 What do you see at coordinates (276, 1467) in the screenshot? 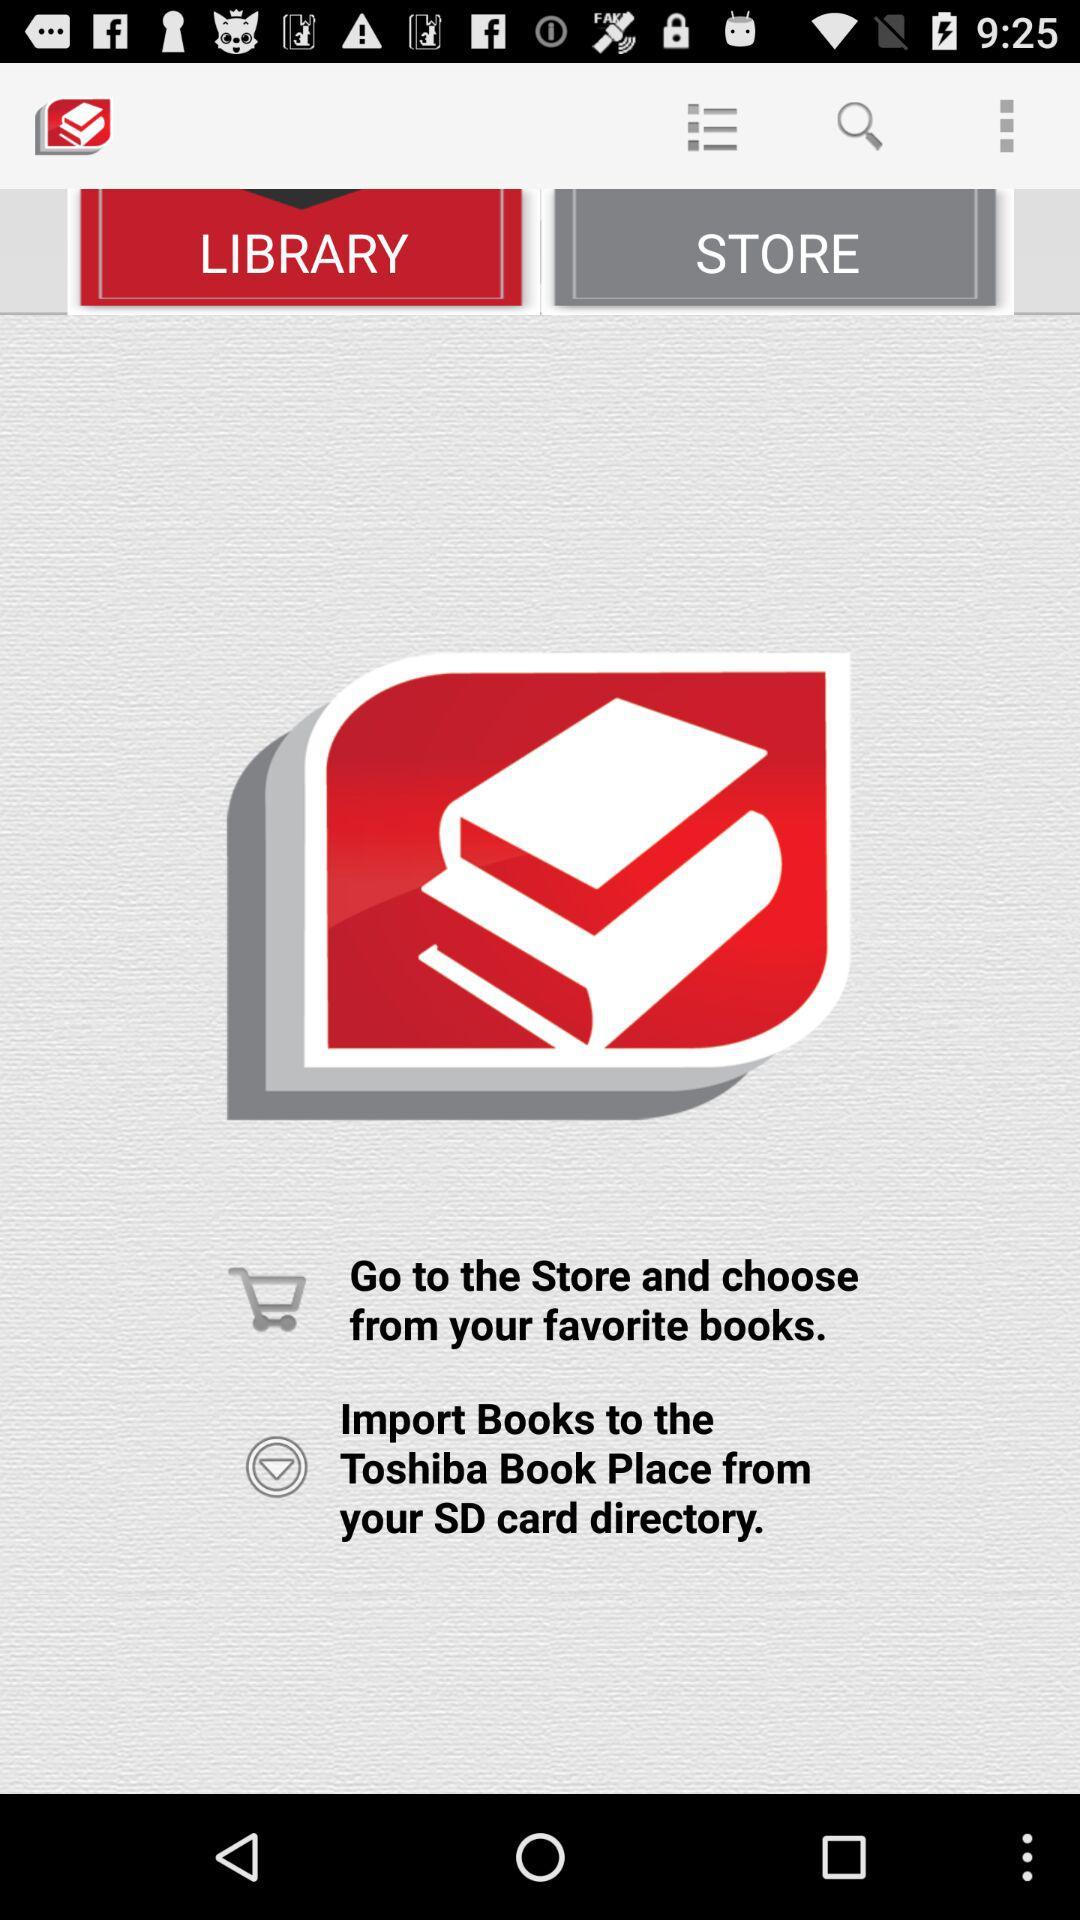
I see `import books` at bounding box center [276, 1467].